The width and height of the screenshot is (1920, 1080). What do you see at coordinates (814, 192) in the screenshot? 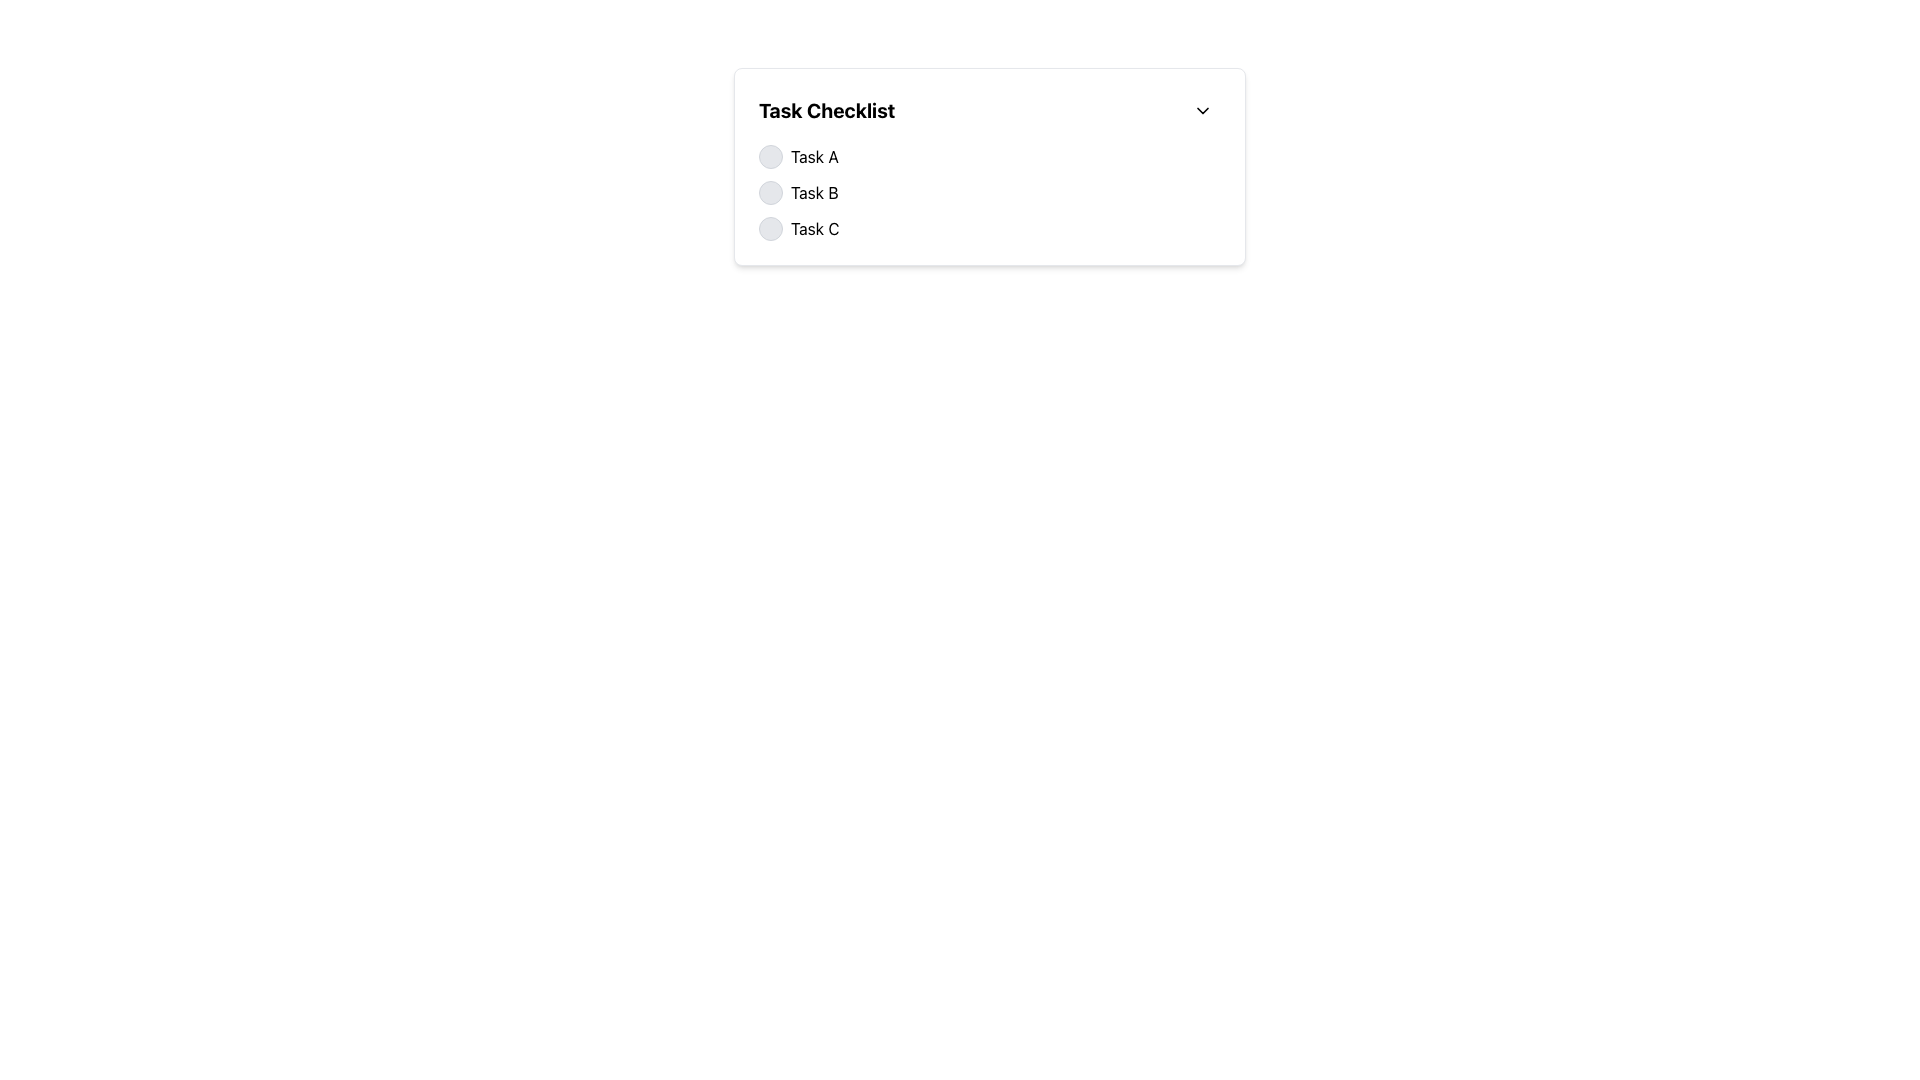
I see `text label 'Task B' which is the second item in the vertical task list within the 'Task Checklist' card` at bounding box center [814, 192].